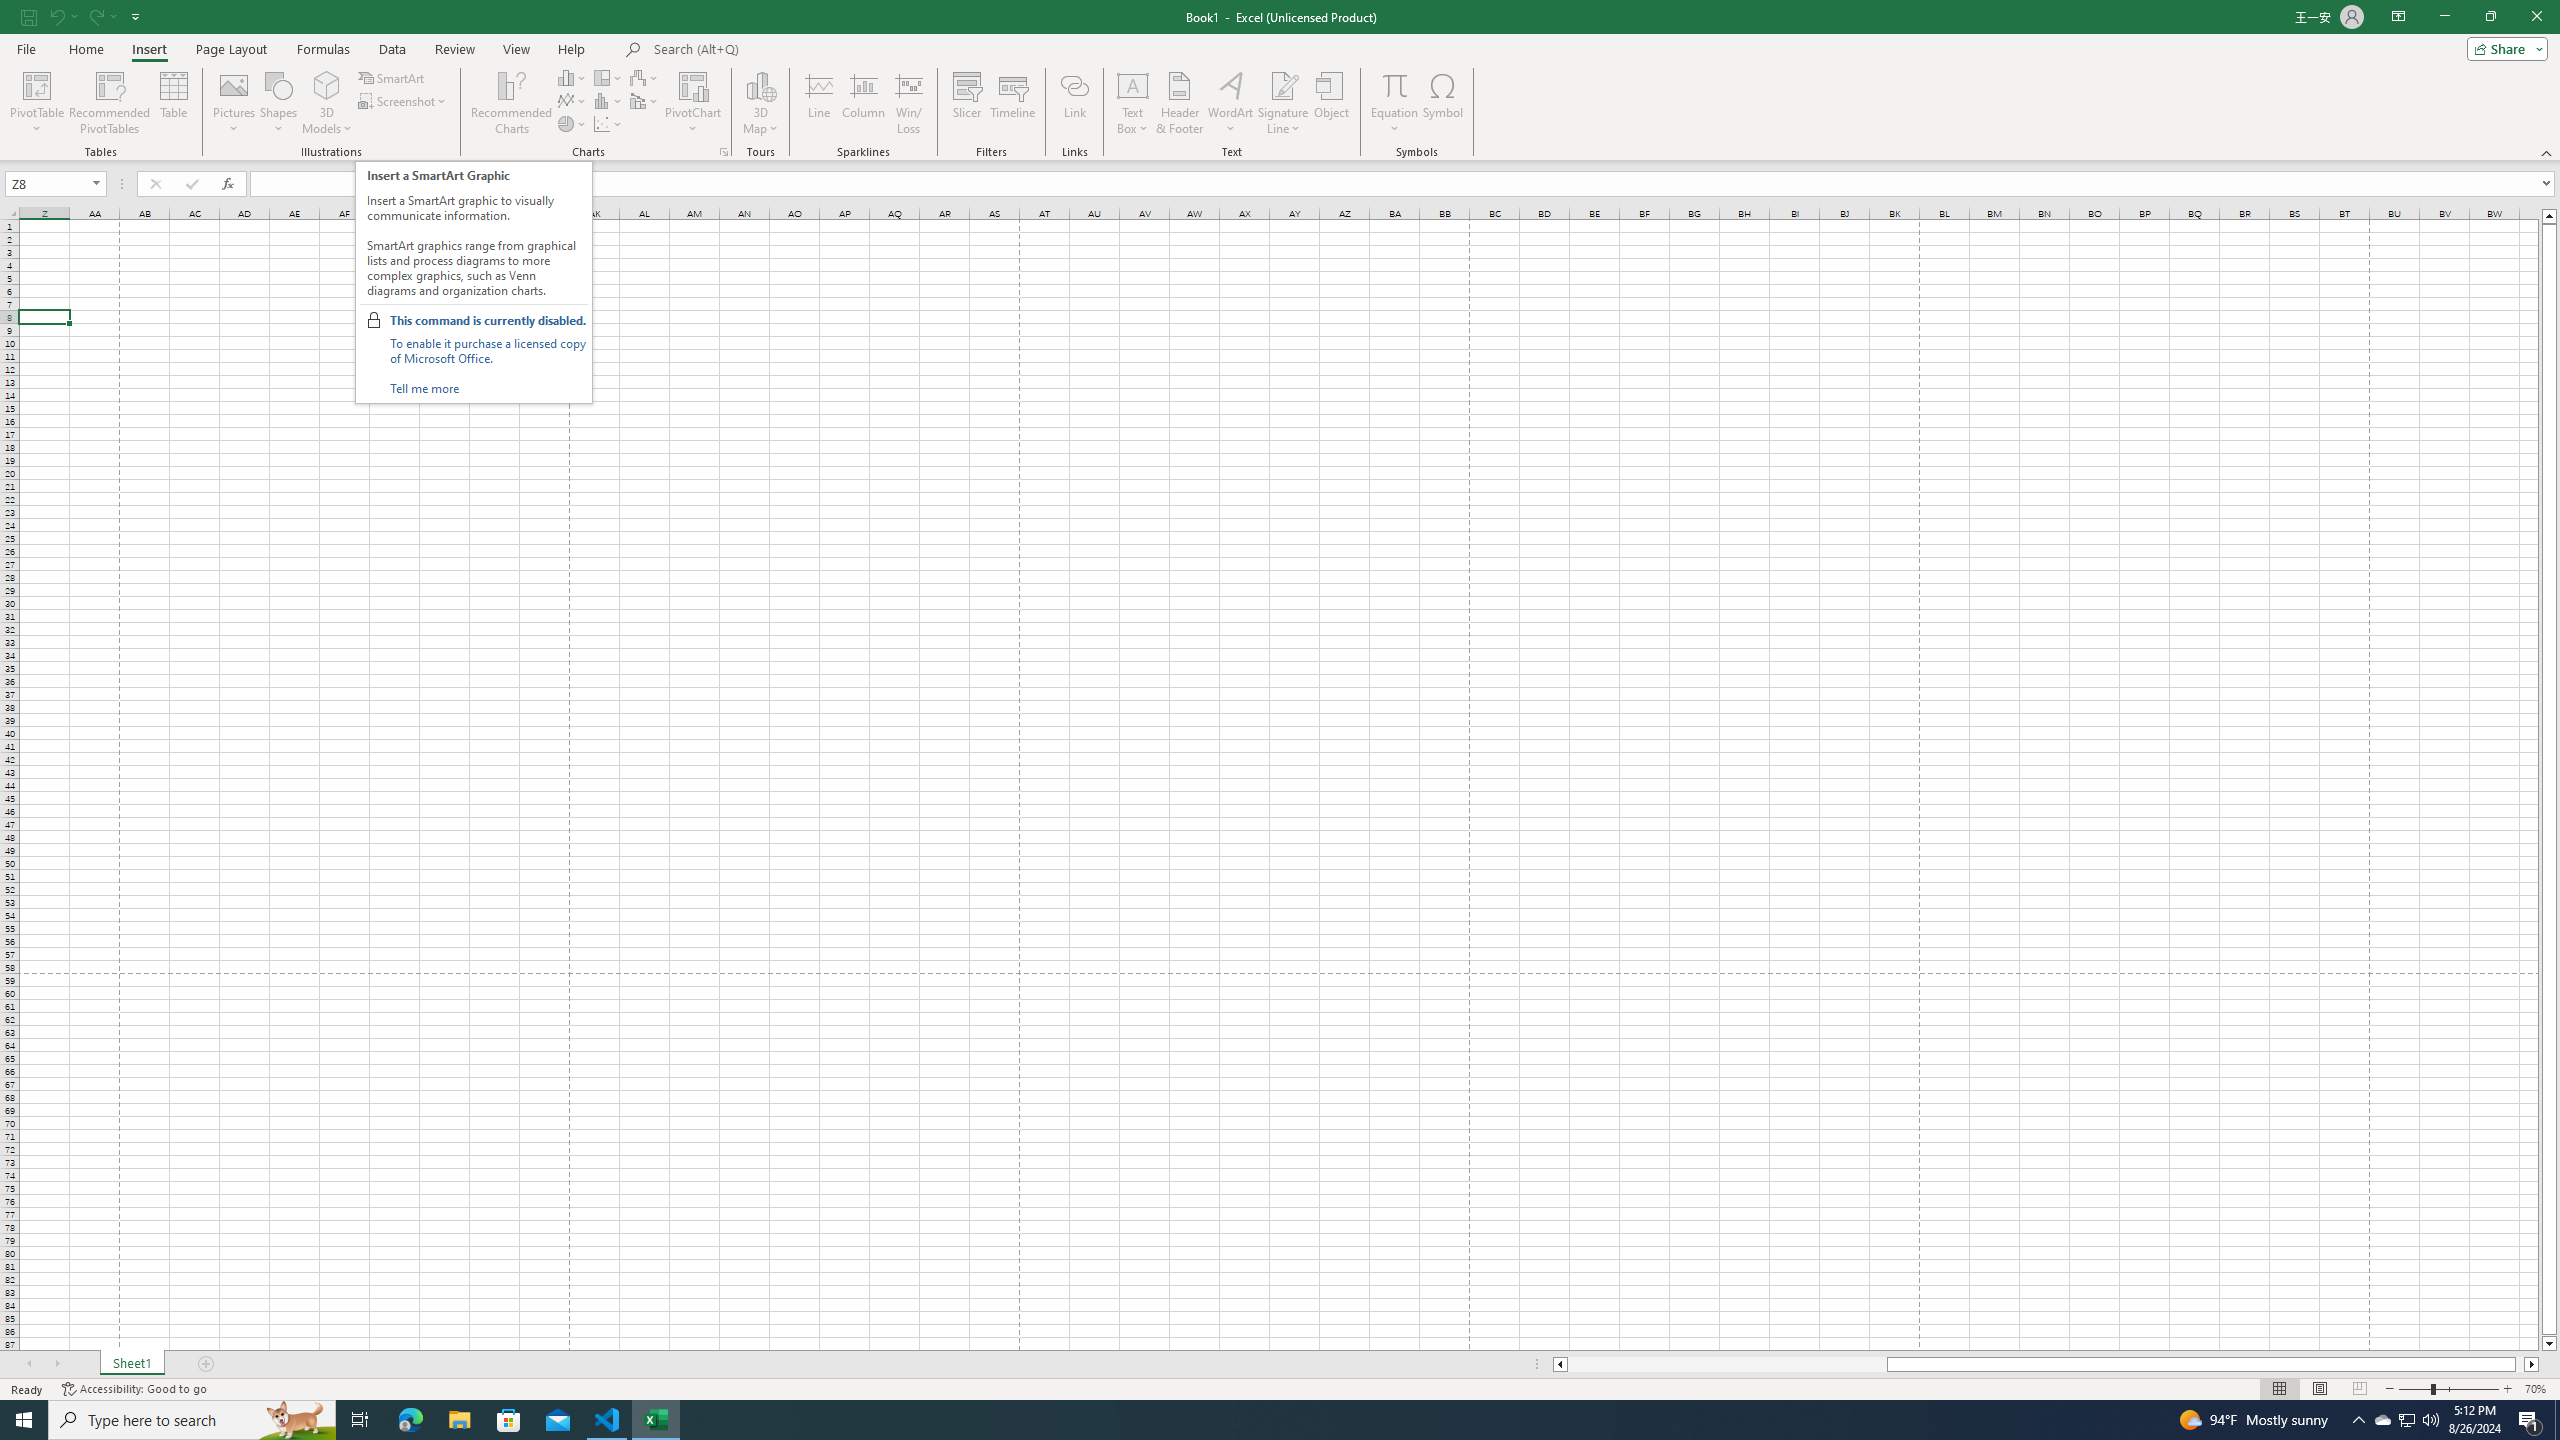 The image size is (2560, 1440). What do you see at coordinates (1011, 103) in the screenshot?
I see `'Timeline'` at bounding box center [1011, 103].